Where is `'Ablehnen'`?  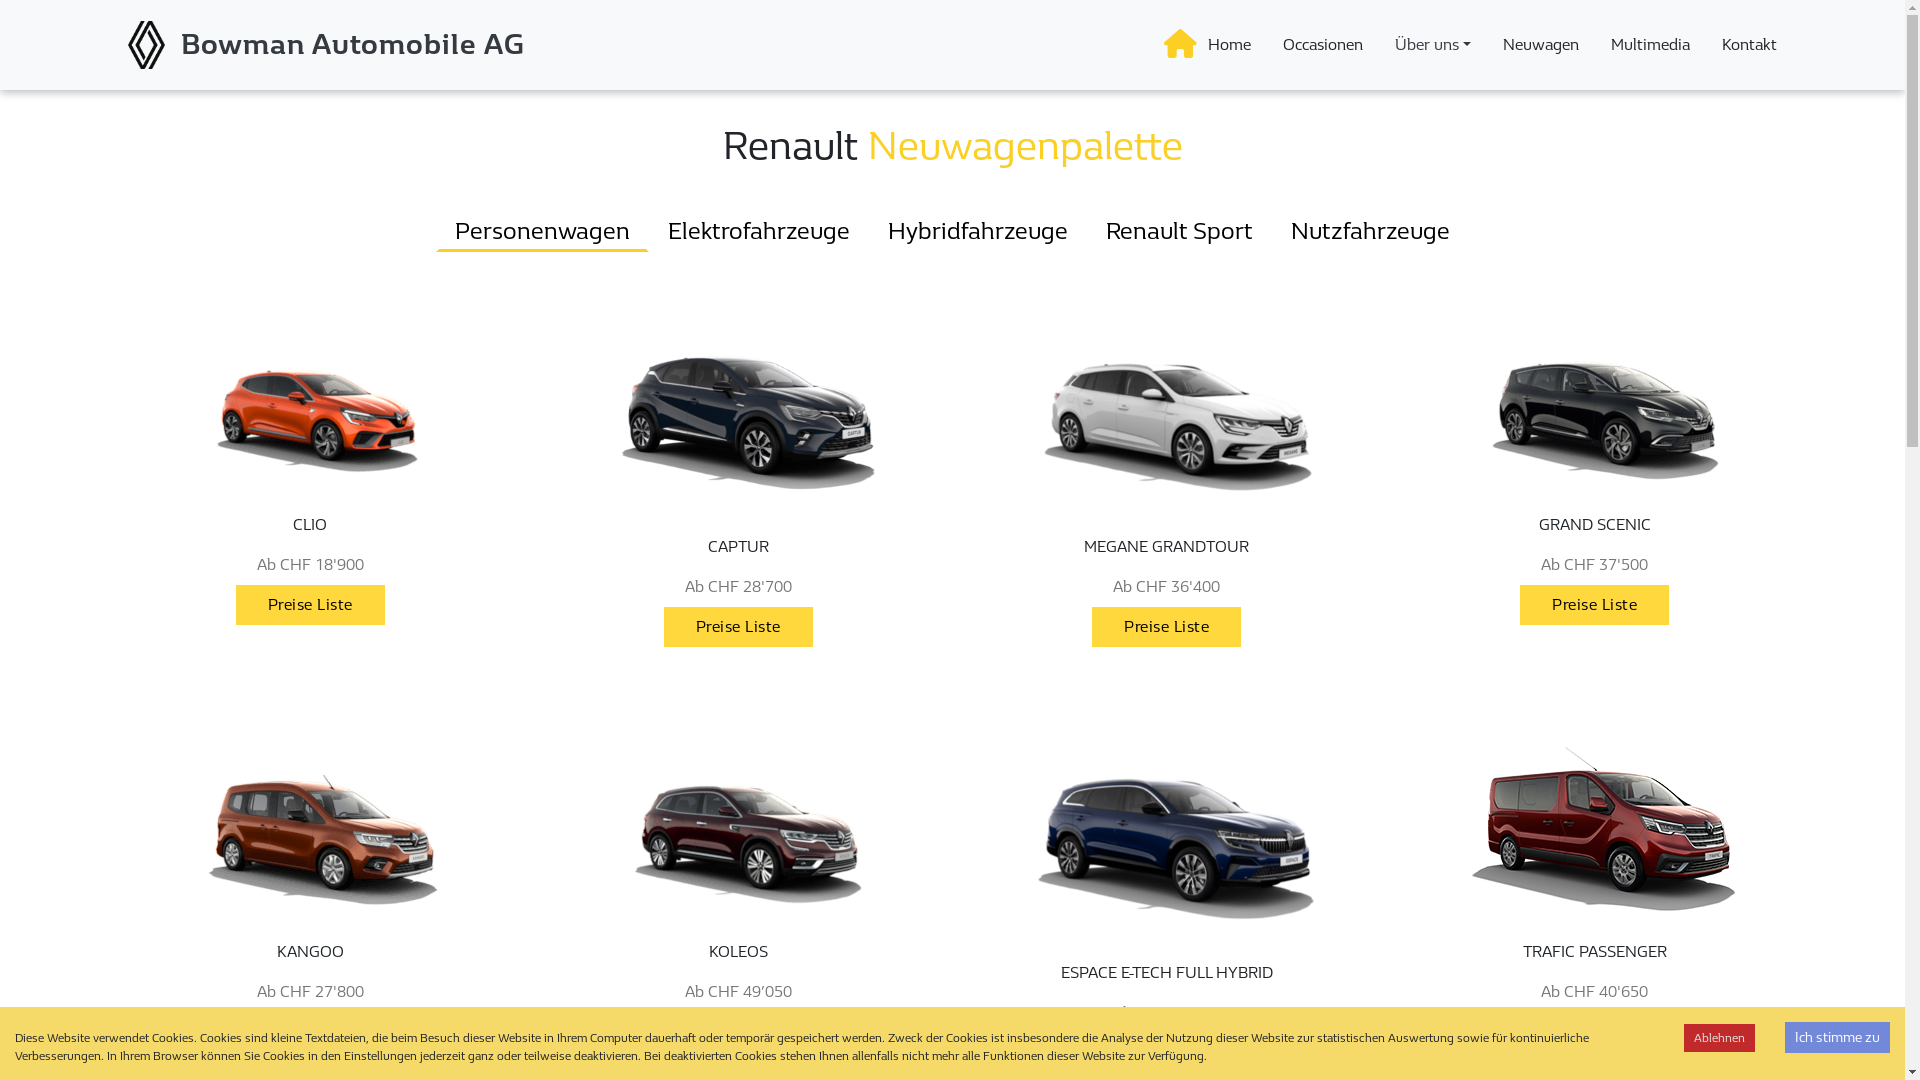
'Ablehnen' is located at coordinates (1718, 1036).